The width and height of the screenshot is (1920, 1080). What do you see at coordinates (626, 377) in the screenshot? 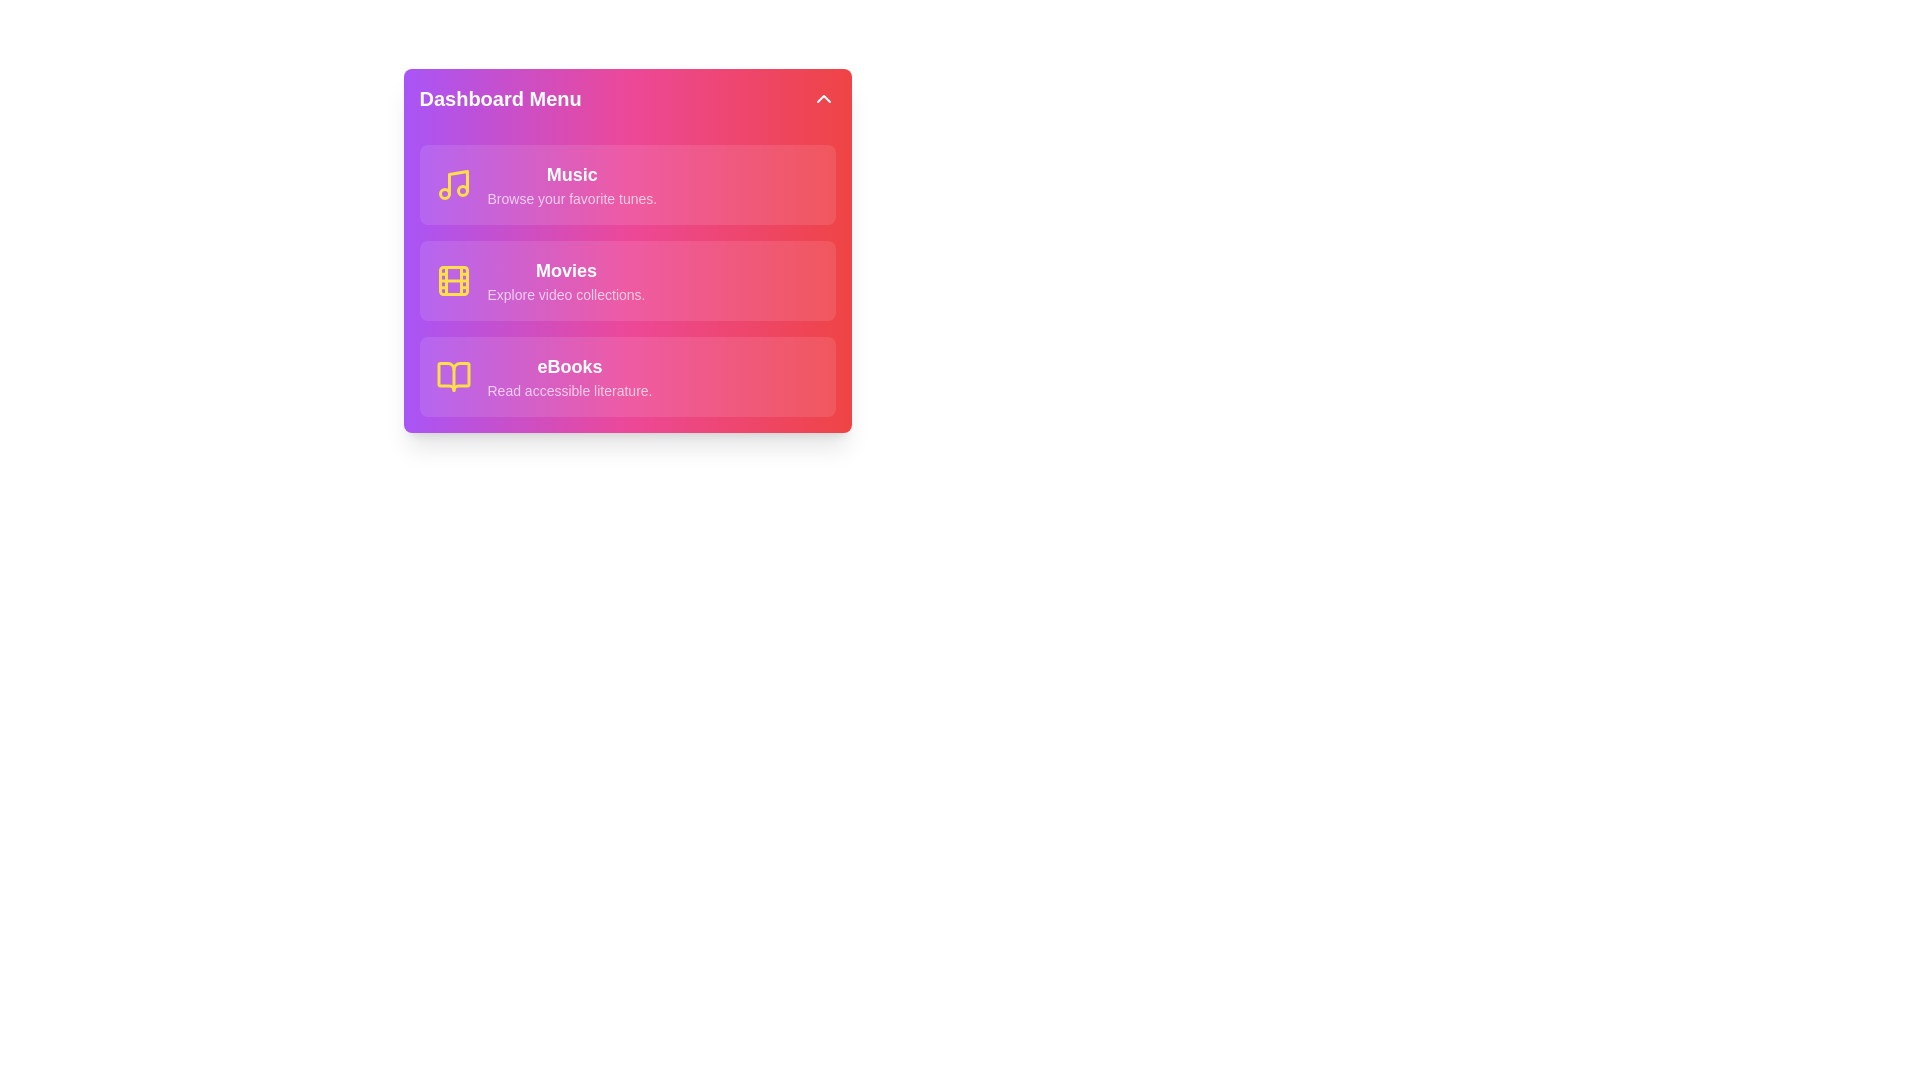
I see `the menu item eBooks to see the hover effect` at bounding box center [626, 377].